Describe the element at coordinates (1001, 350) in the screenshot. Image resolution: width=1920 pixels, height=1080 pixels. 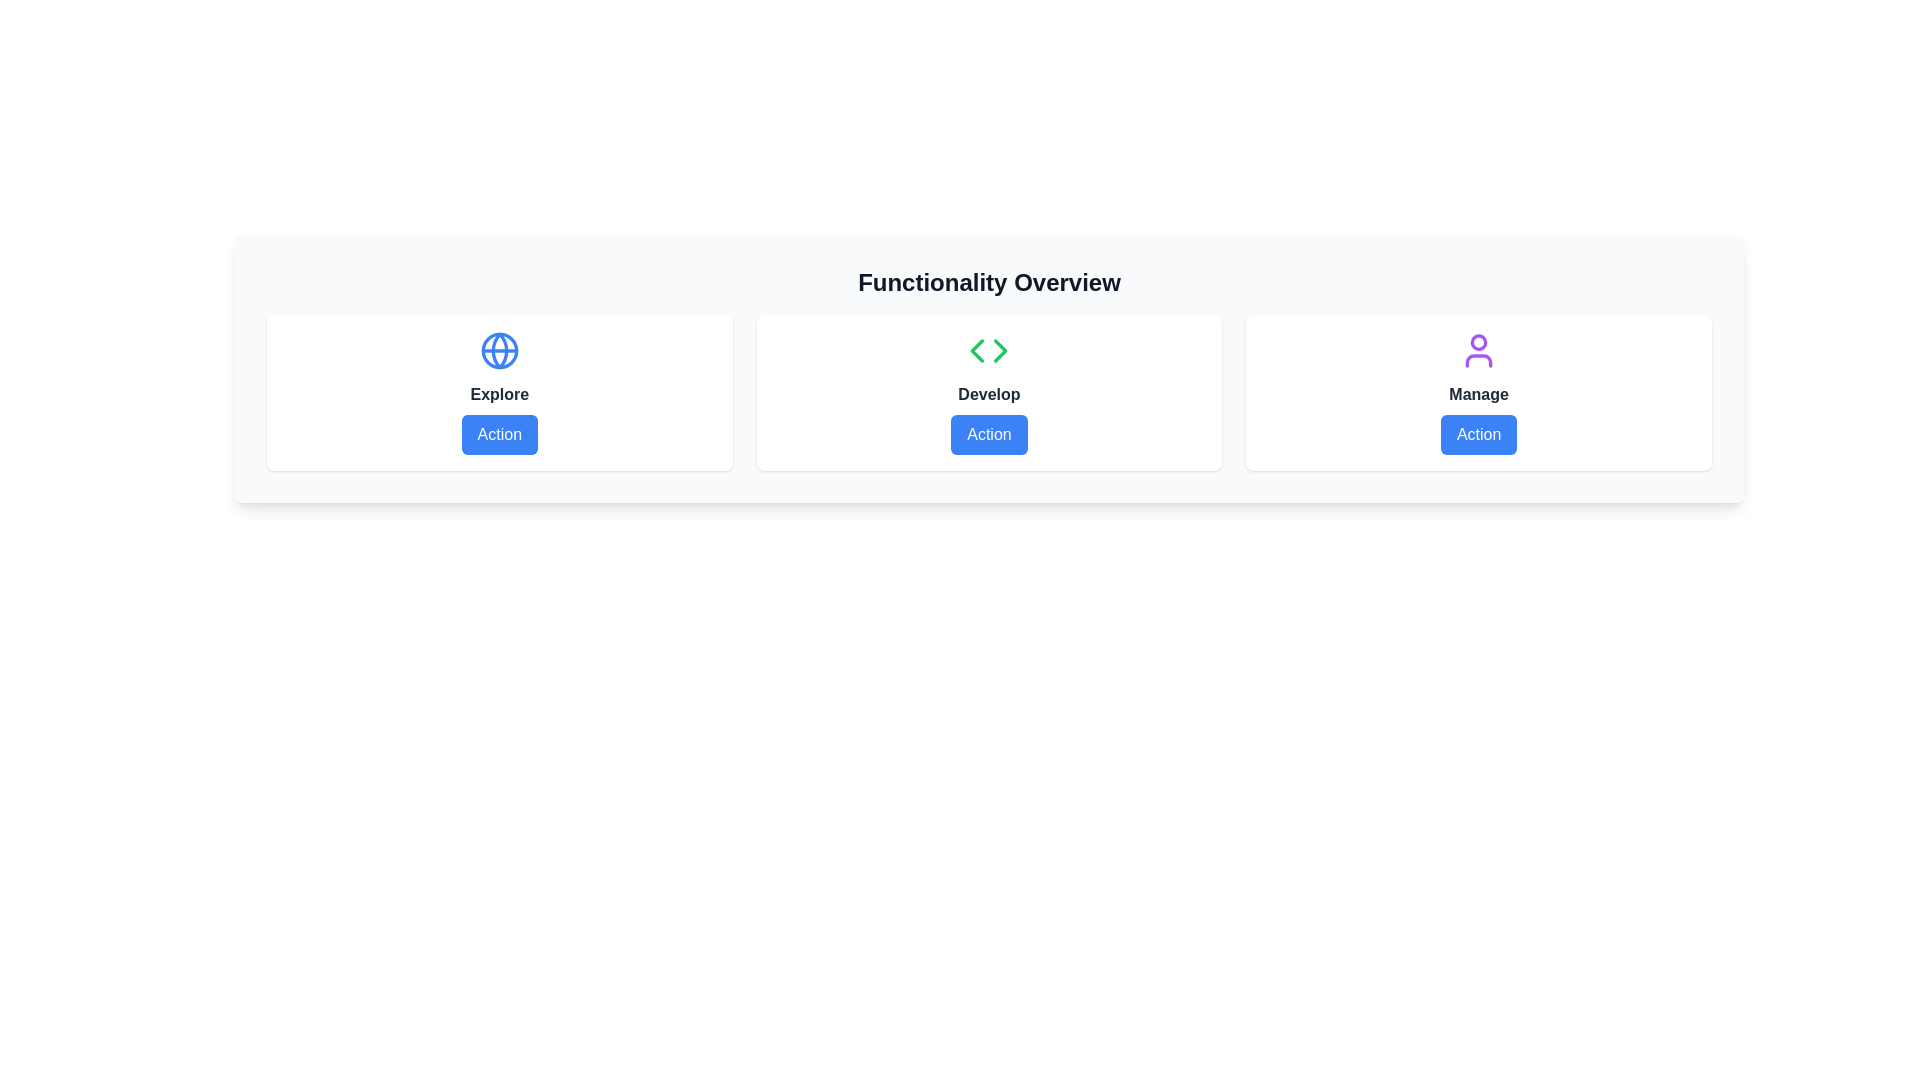
I see `the green arrowhead pointing to the right located inside the larger green graphical icon in the 'Develop' card of the 'Functionality Overview' section` at that location.